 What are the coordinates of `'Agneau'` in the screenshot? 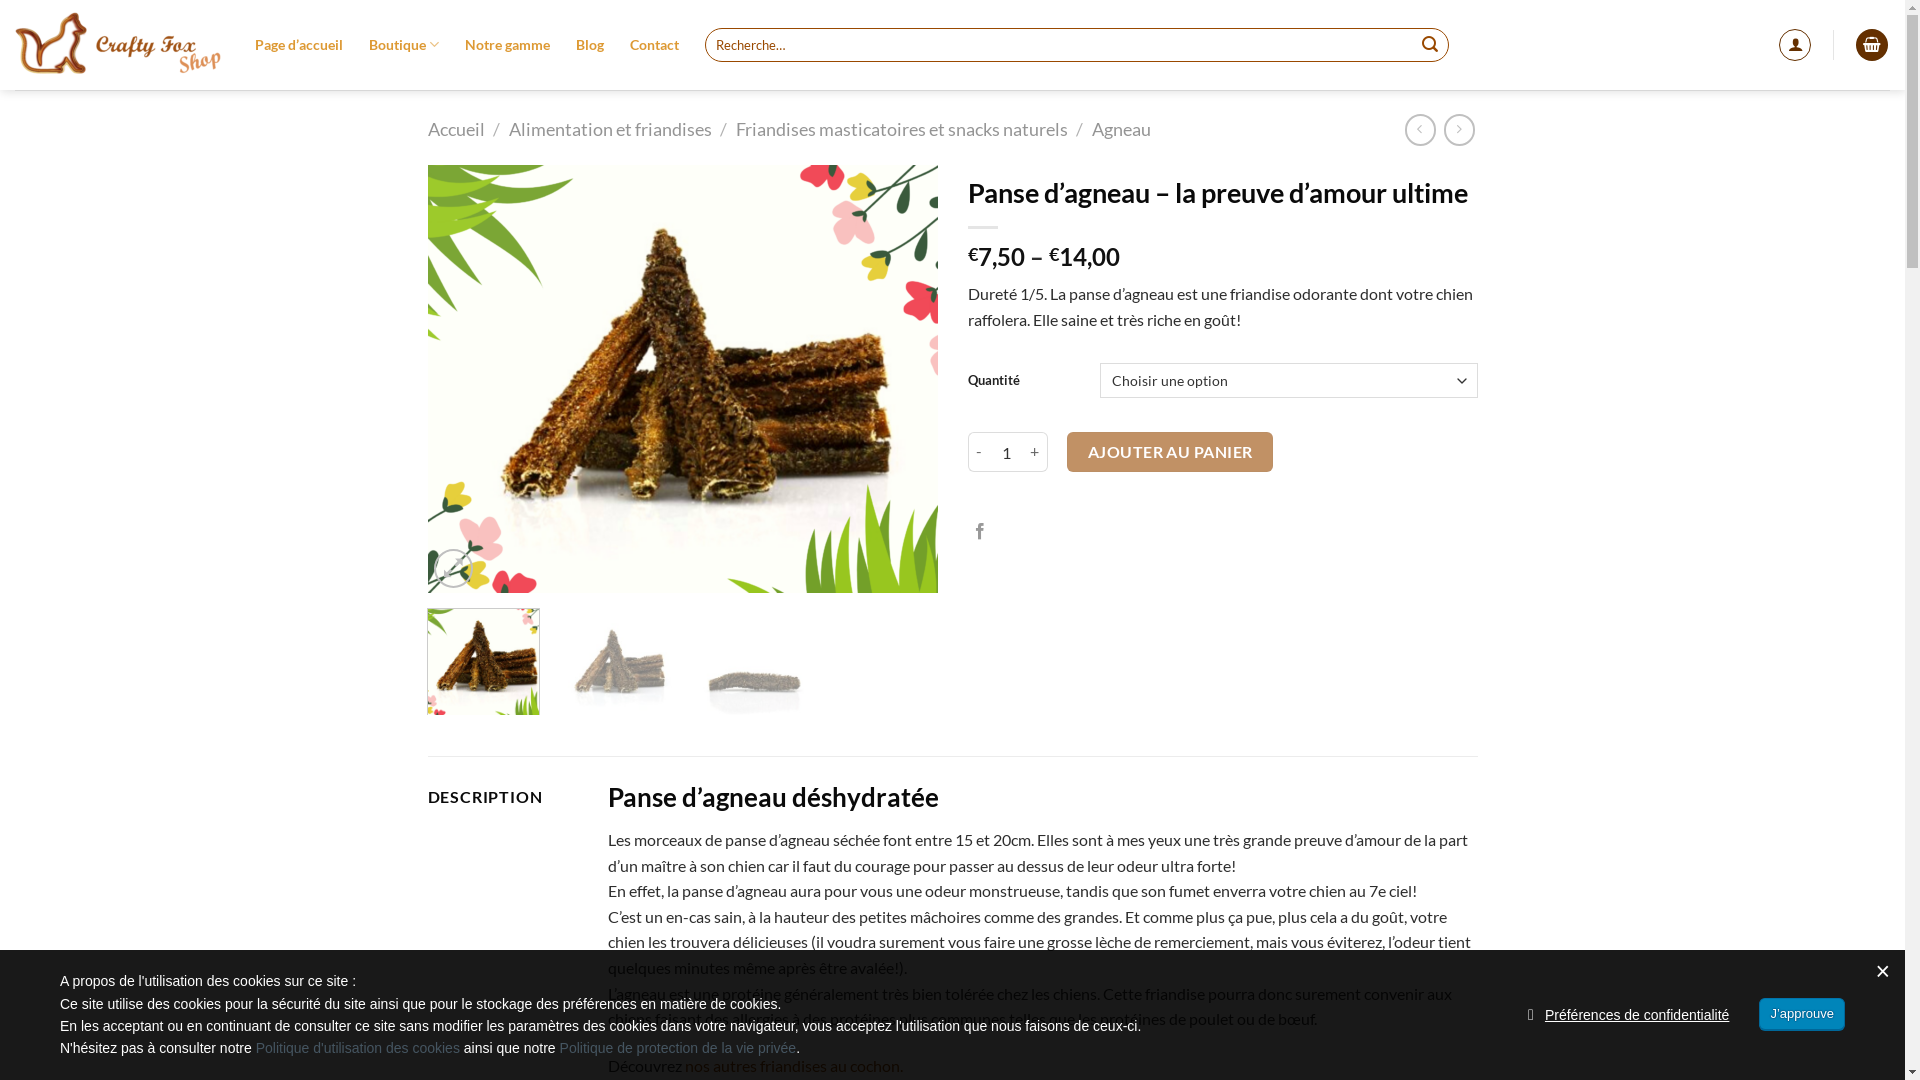 It's located at (1090, 128).